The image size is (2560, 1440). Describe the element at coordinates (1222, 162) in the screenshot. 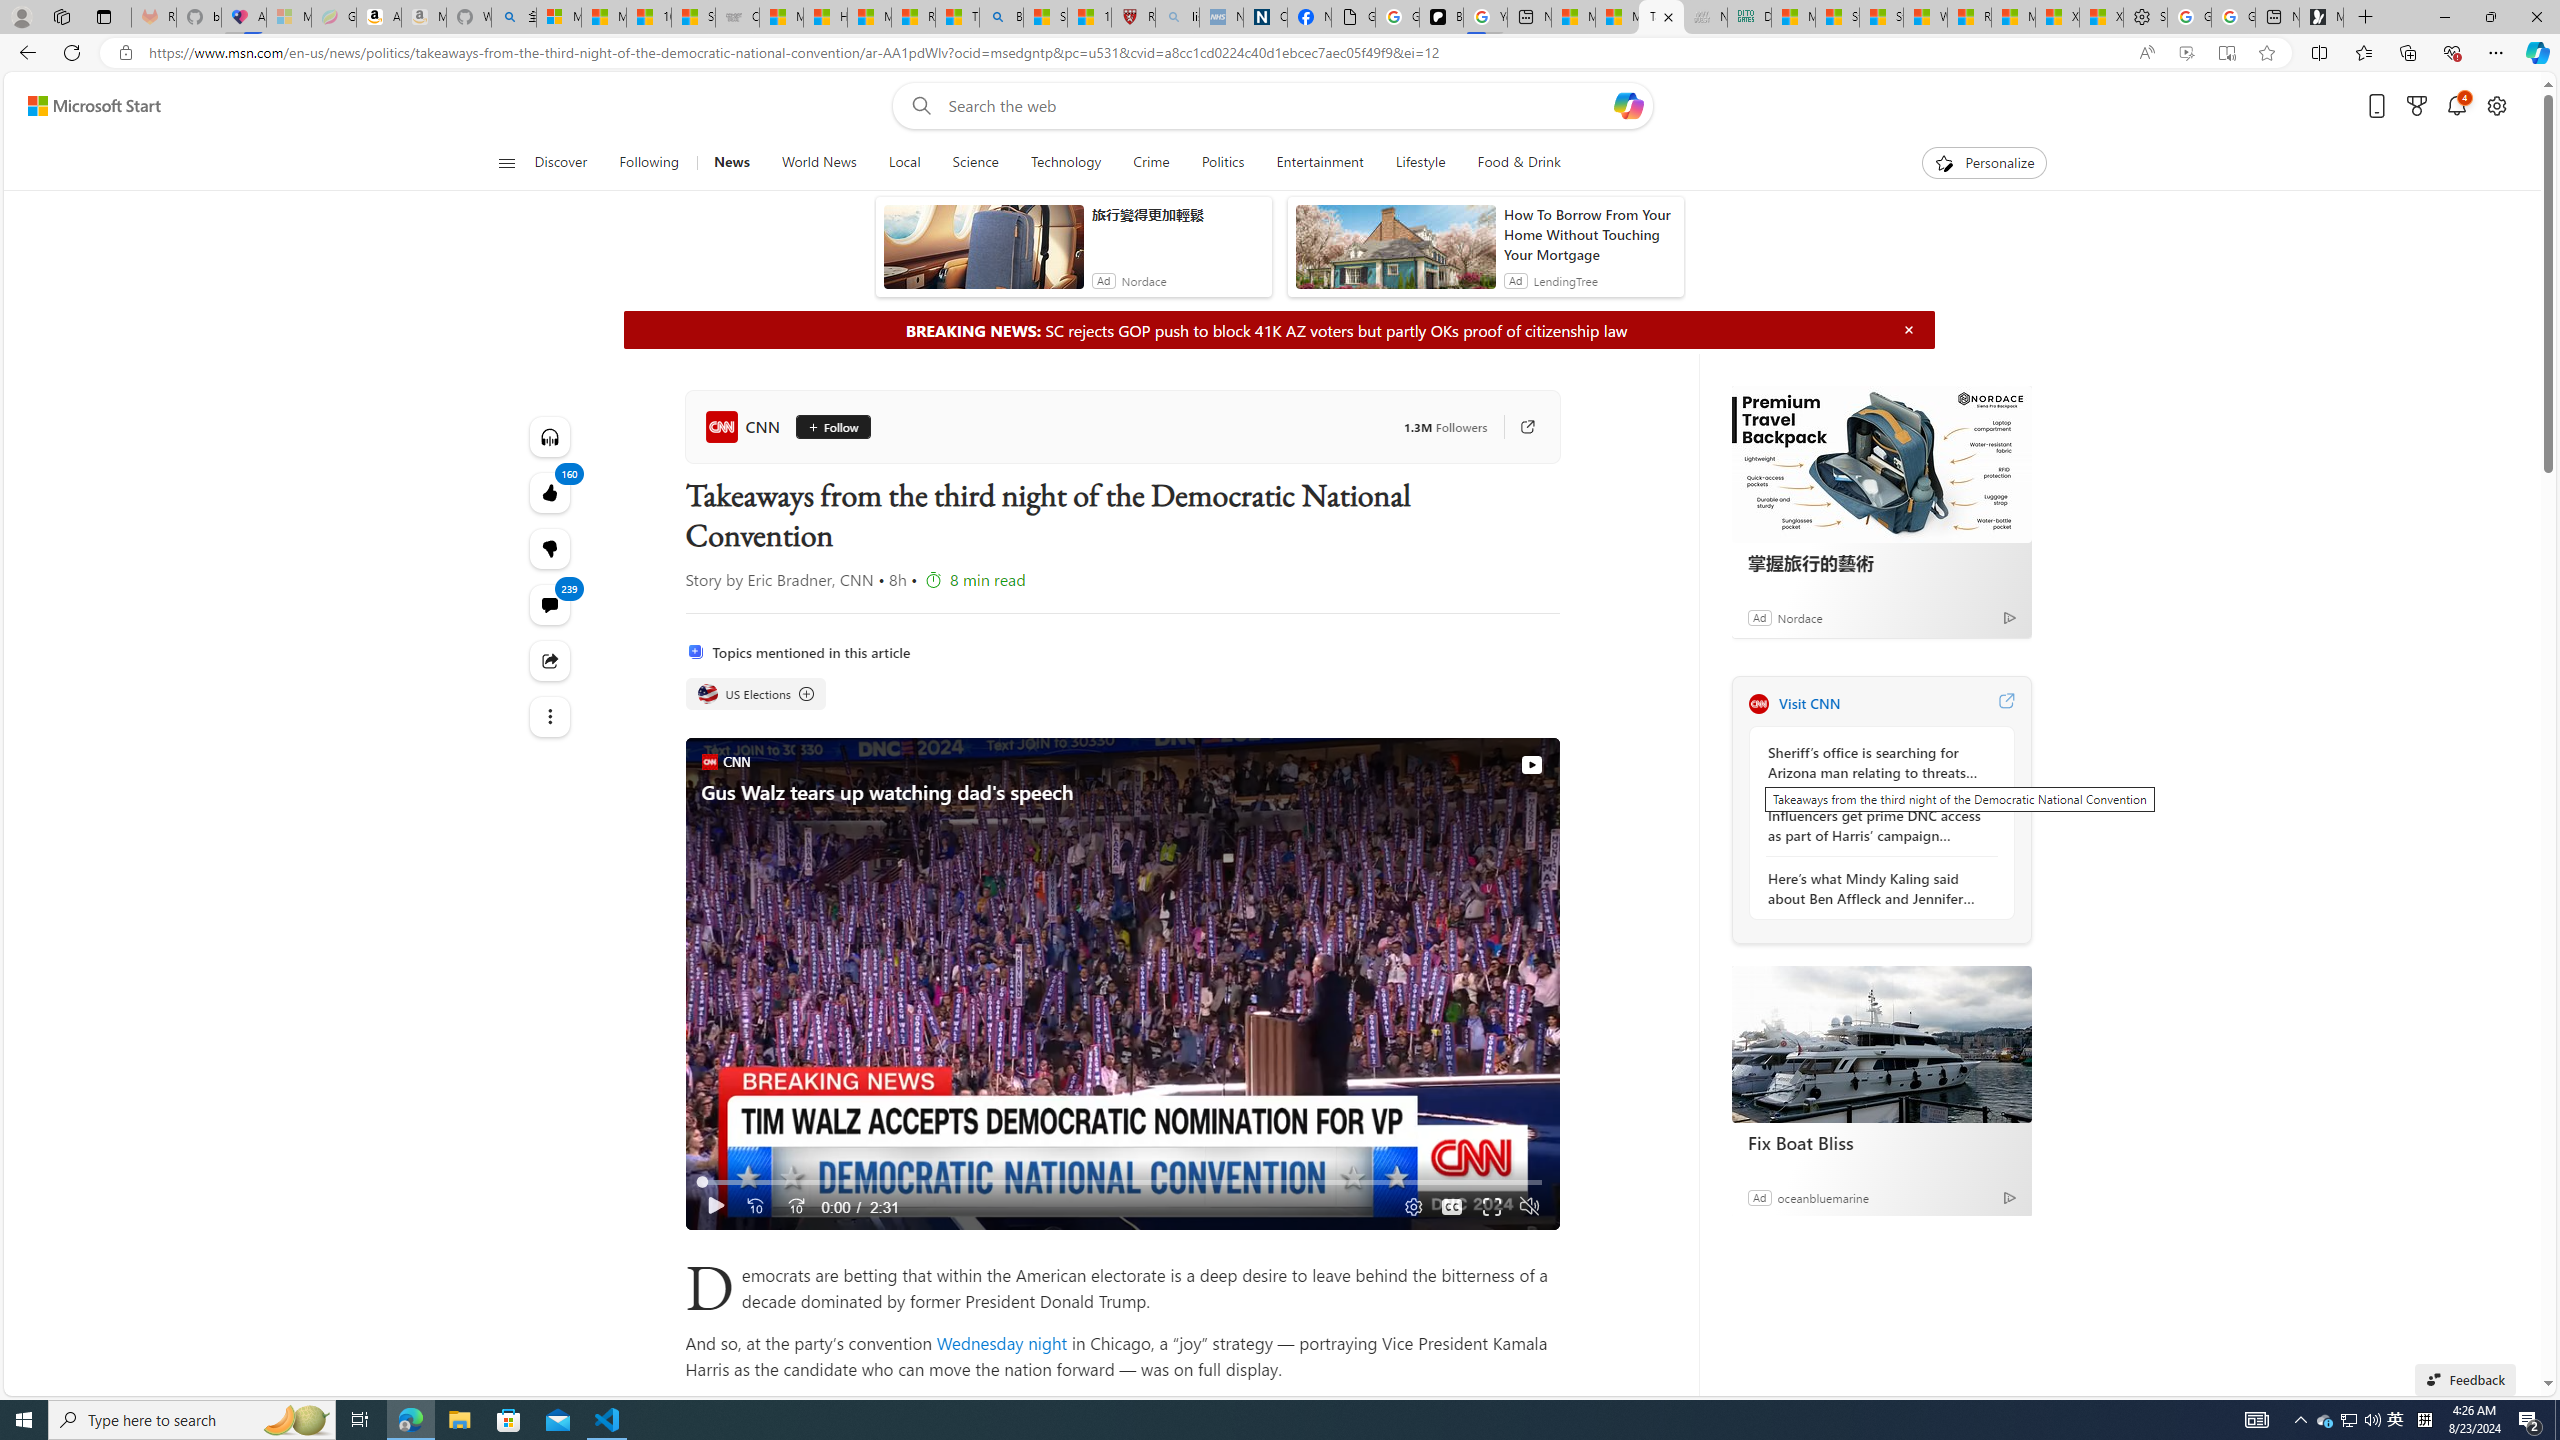

I see `'Politics'` at that location.